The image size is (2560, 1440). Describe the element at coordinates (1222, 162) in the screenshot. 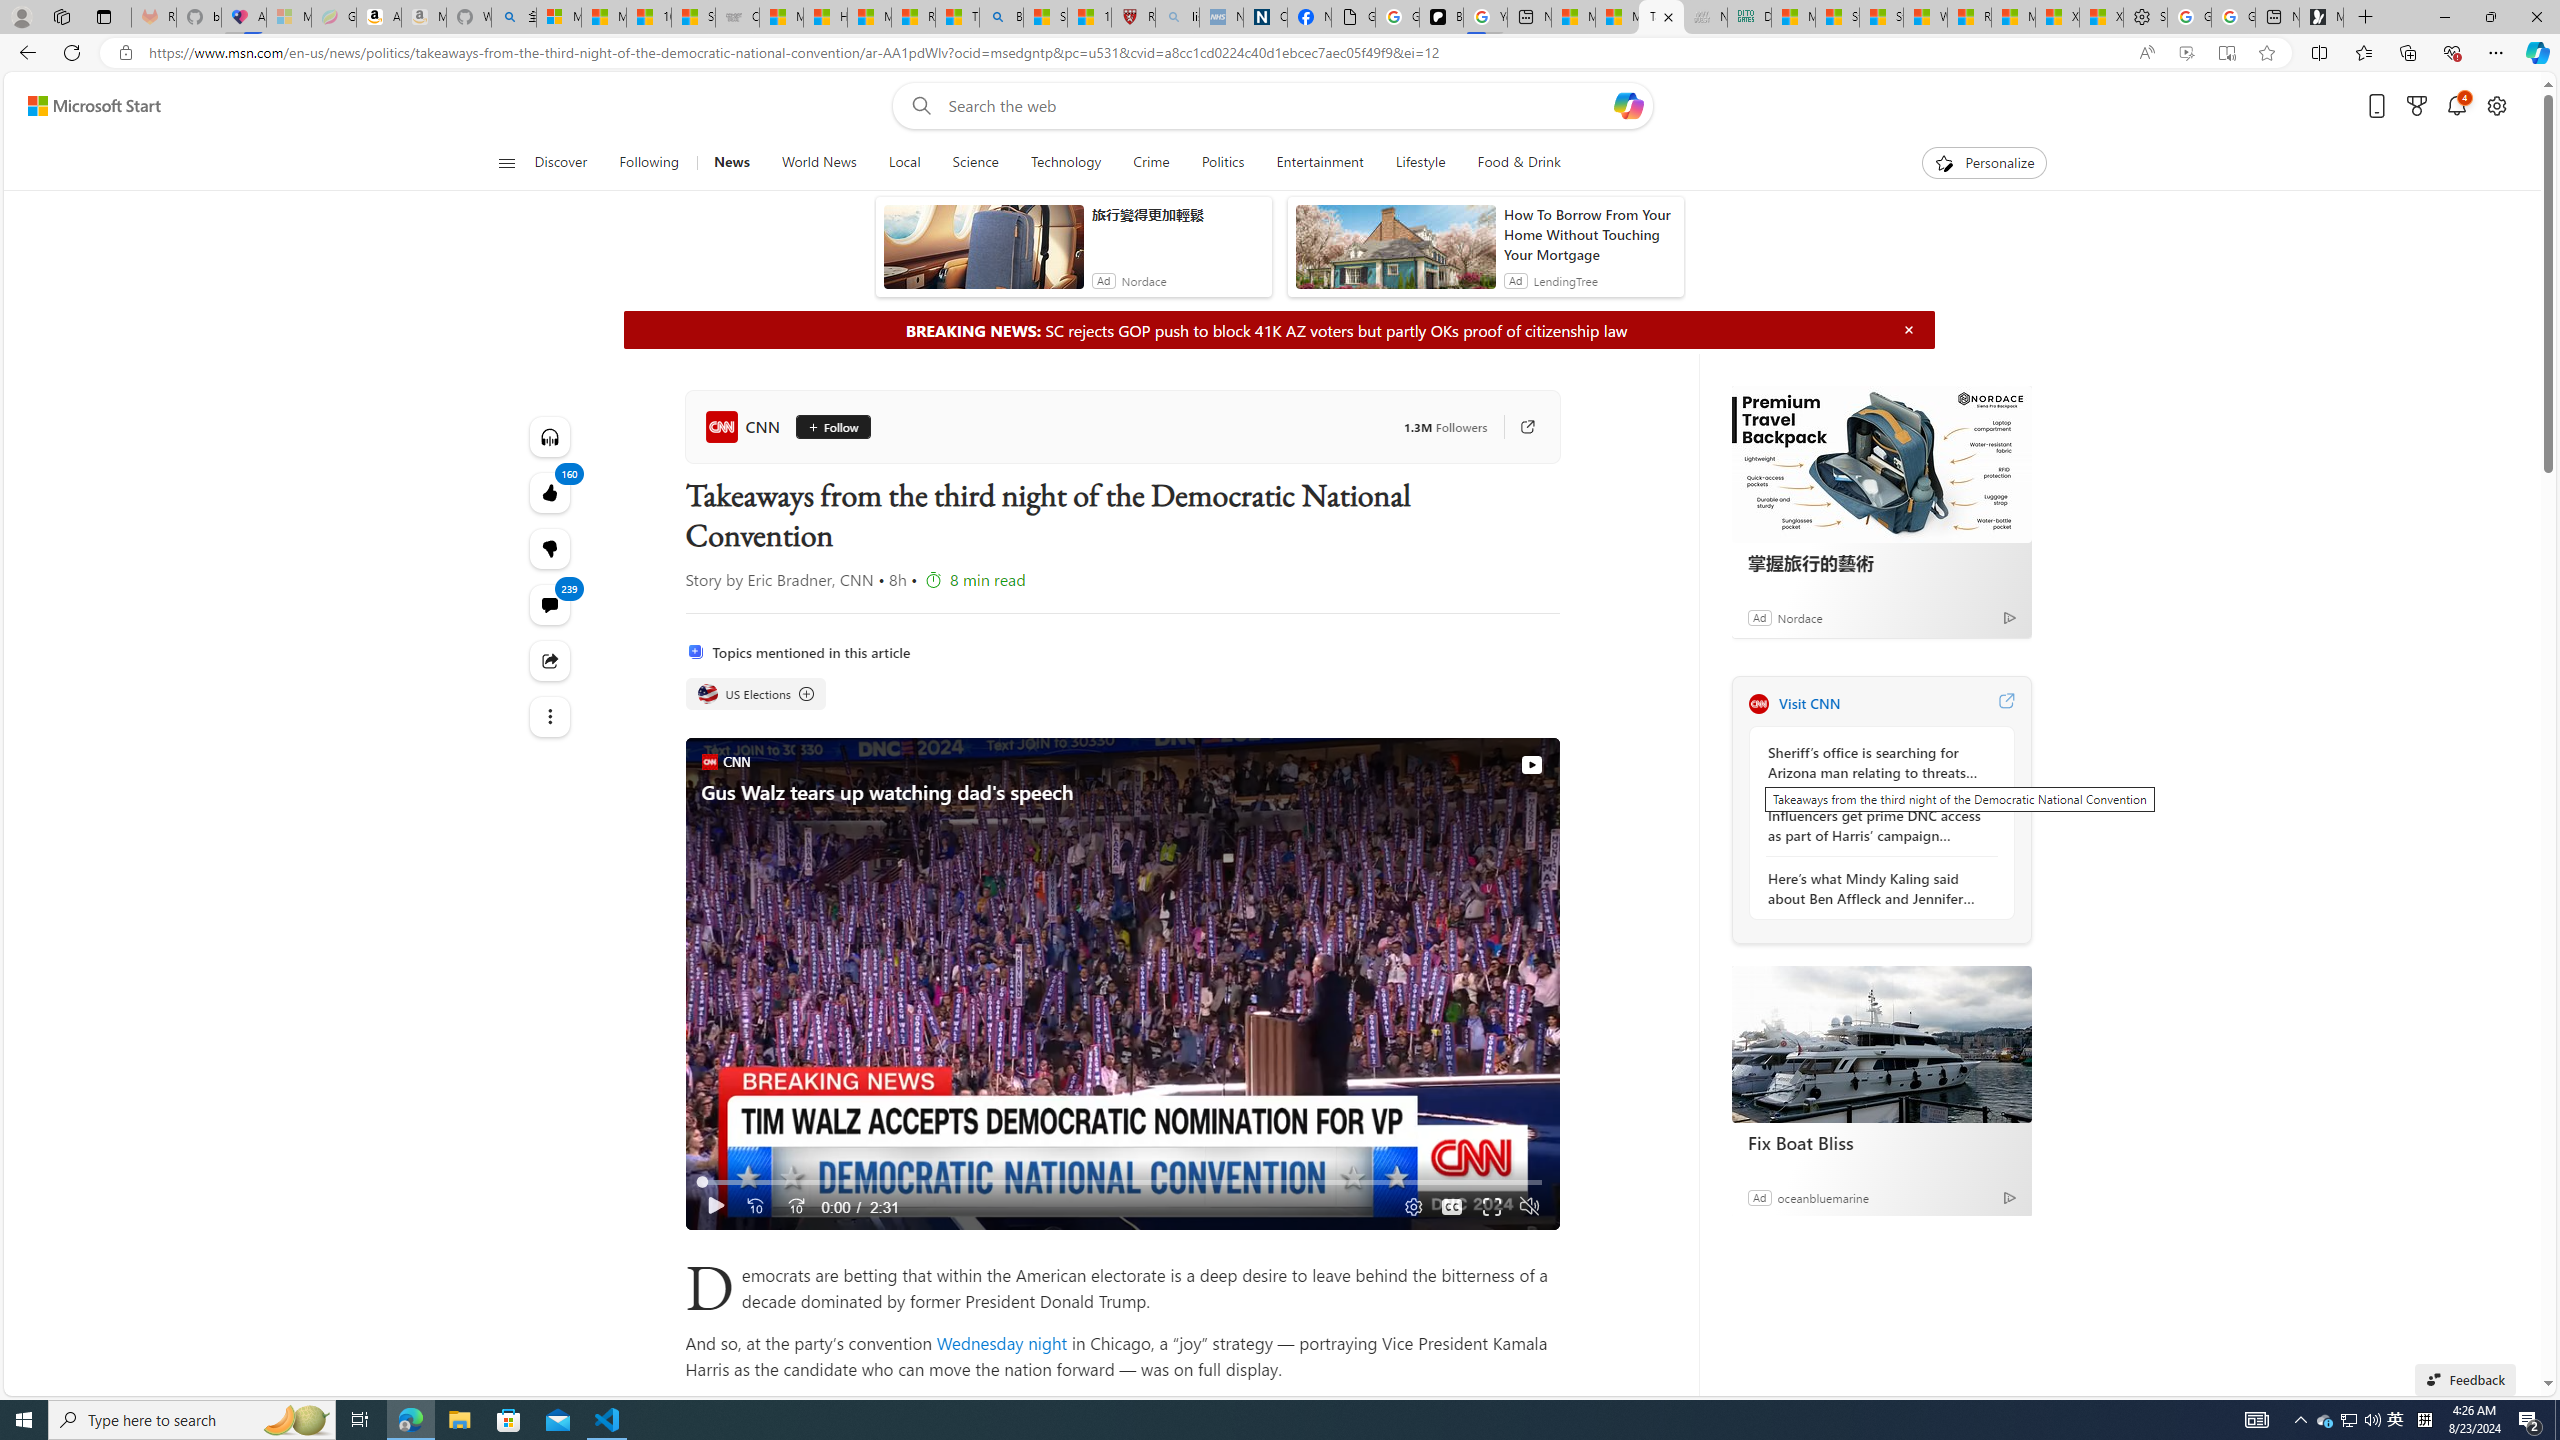

I see `'Politics'` at that location.